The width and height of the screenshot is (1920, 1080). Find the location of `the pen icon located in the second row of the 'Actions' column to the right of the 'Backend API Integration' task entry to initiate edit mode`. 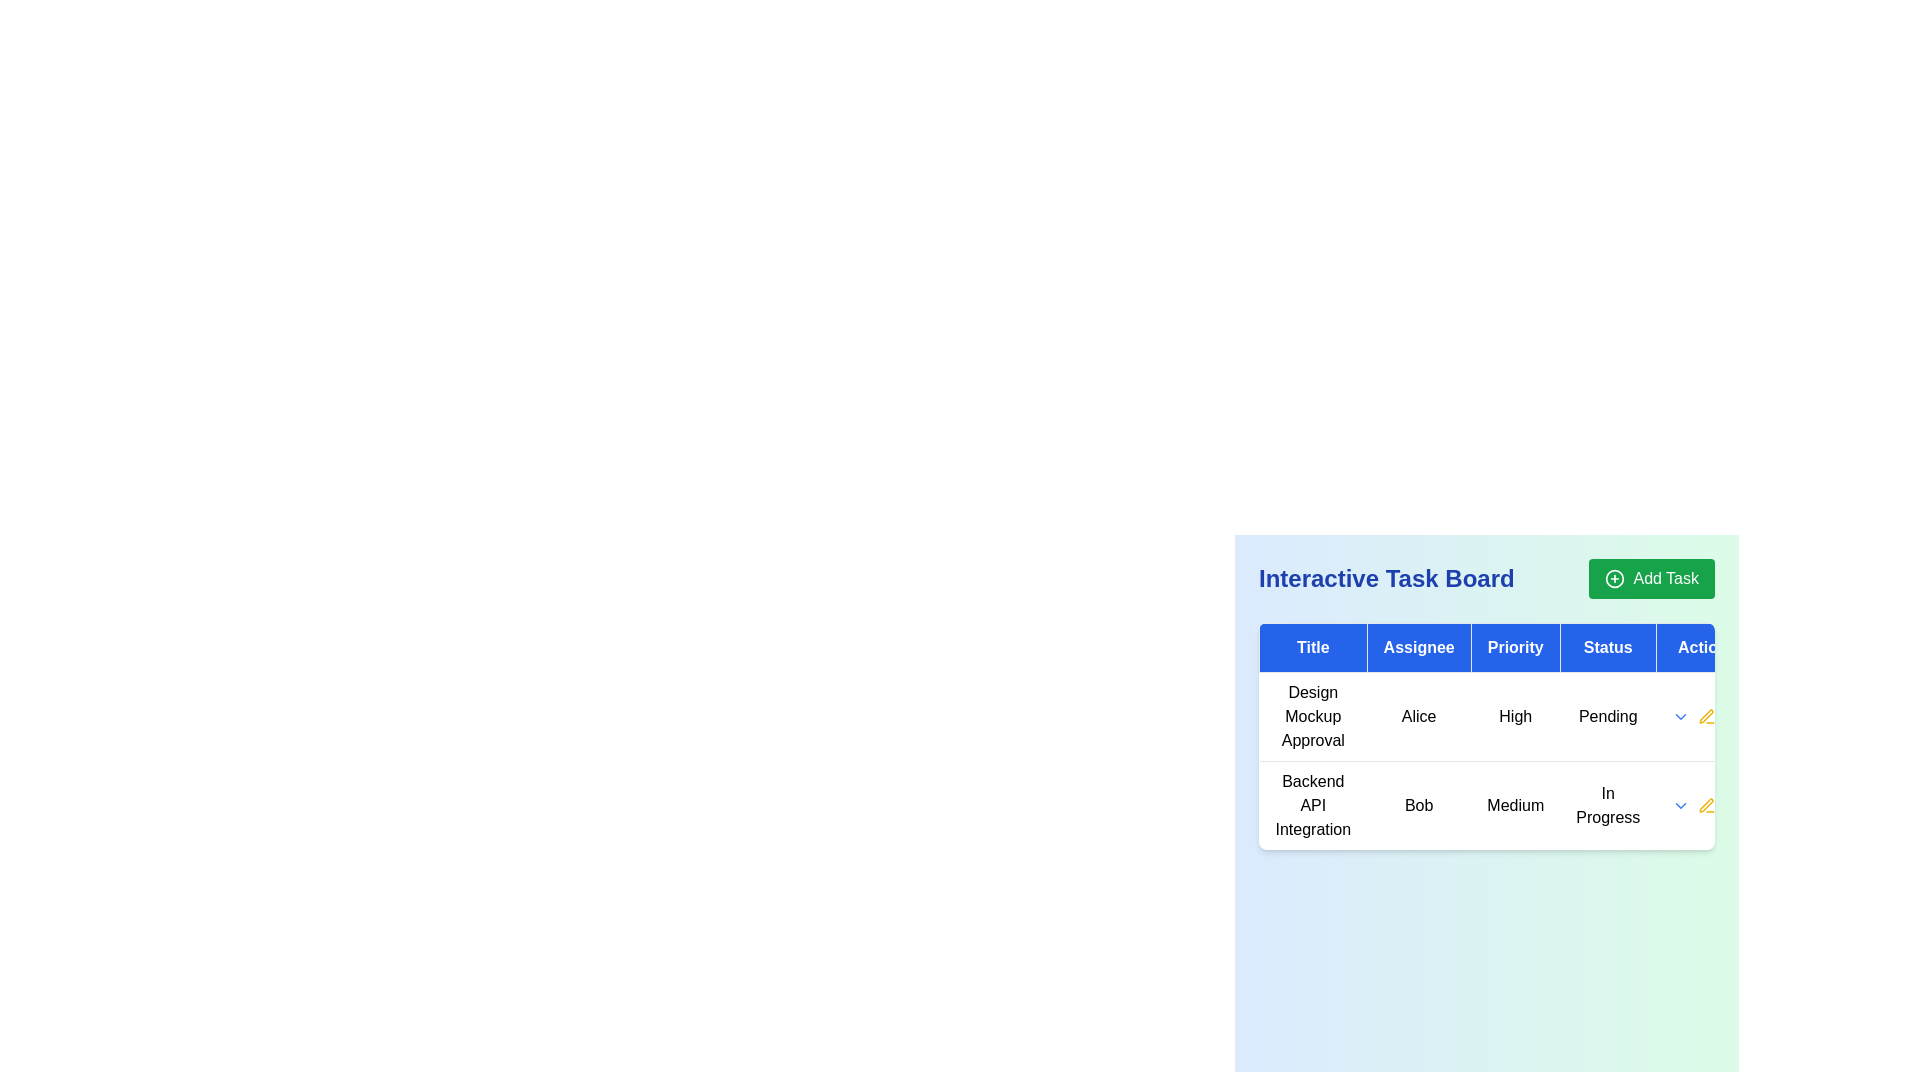

the pen icon located in the second row of the 'Actions' column to the right of the 'Backend API Integration' task entry to initiate edit mode is located at coordinates (1704, 715).